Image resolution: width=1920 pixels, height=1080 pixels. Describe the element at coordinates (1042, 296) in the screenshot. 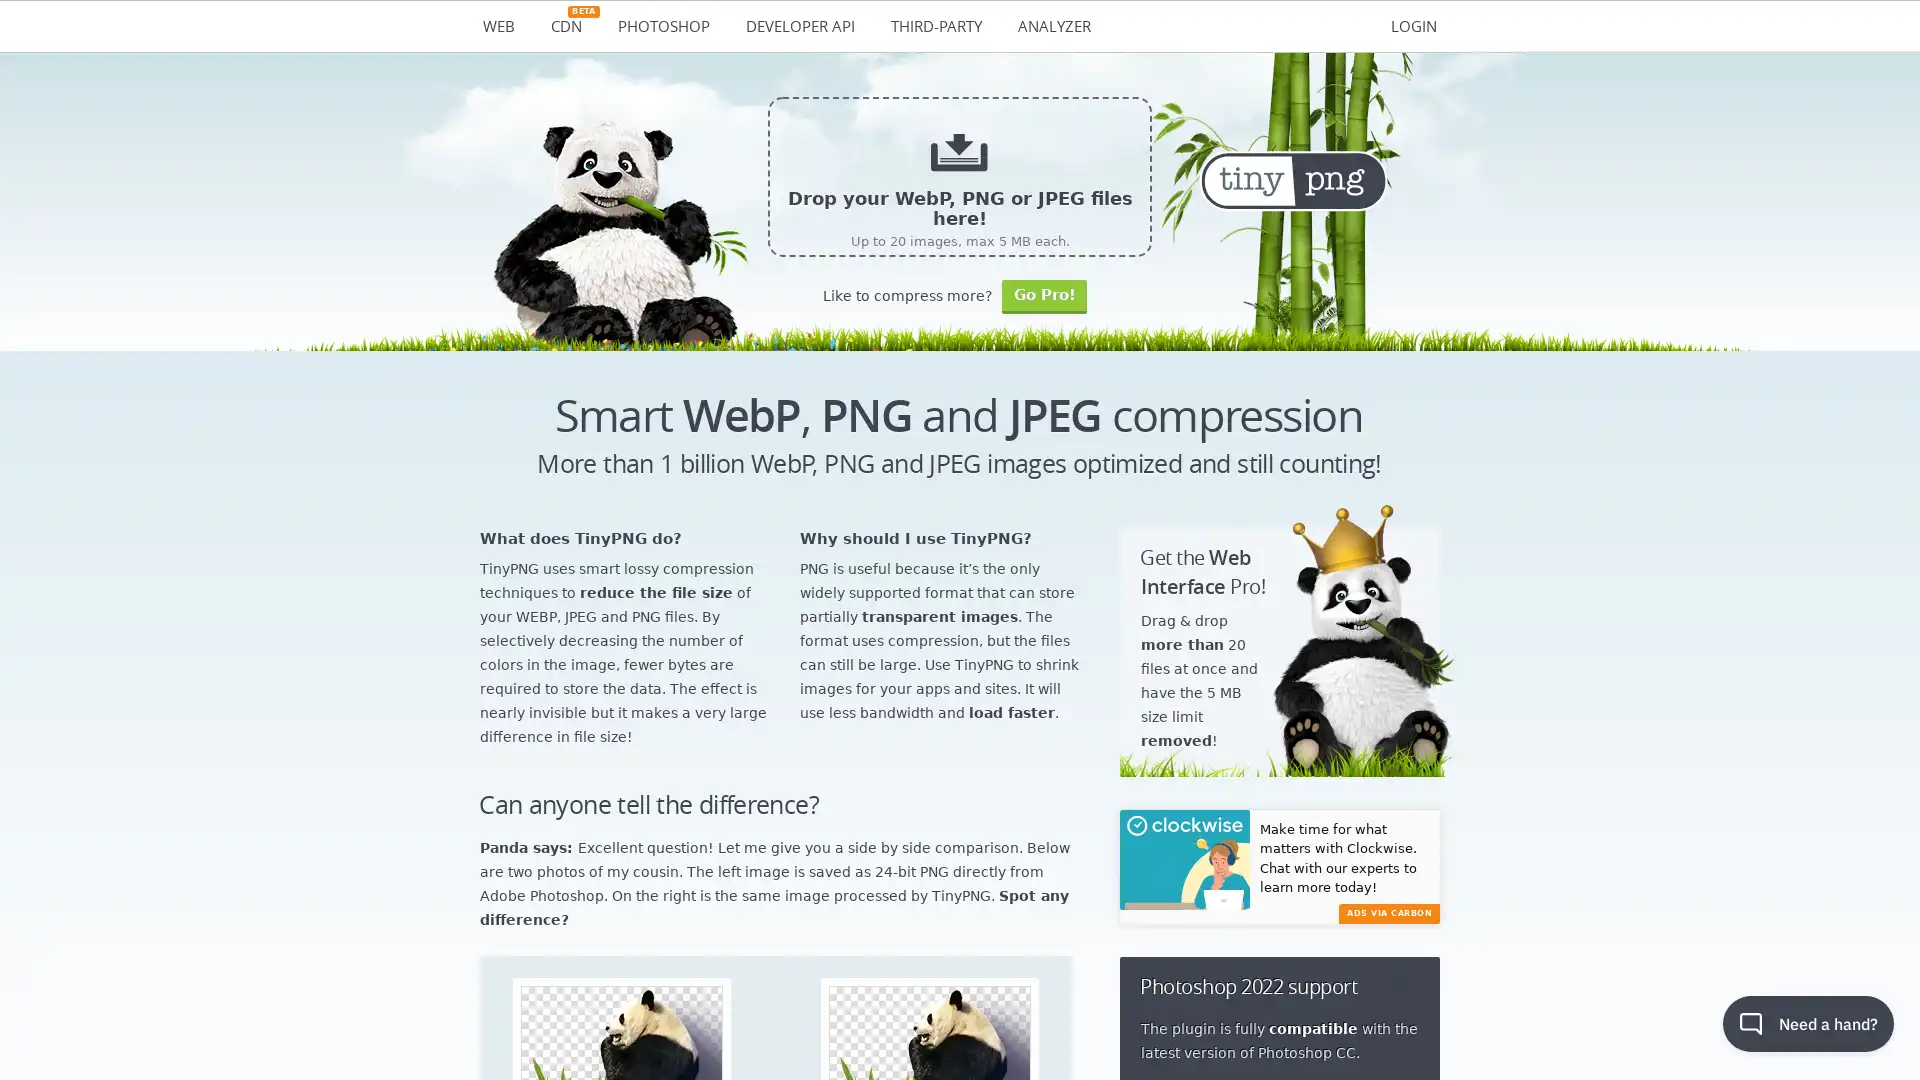

I see `Go Pro!` at that location.